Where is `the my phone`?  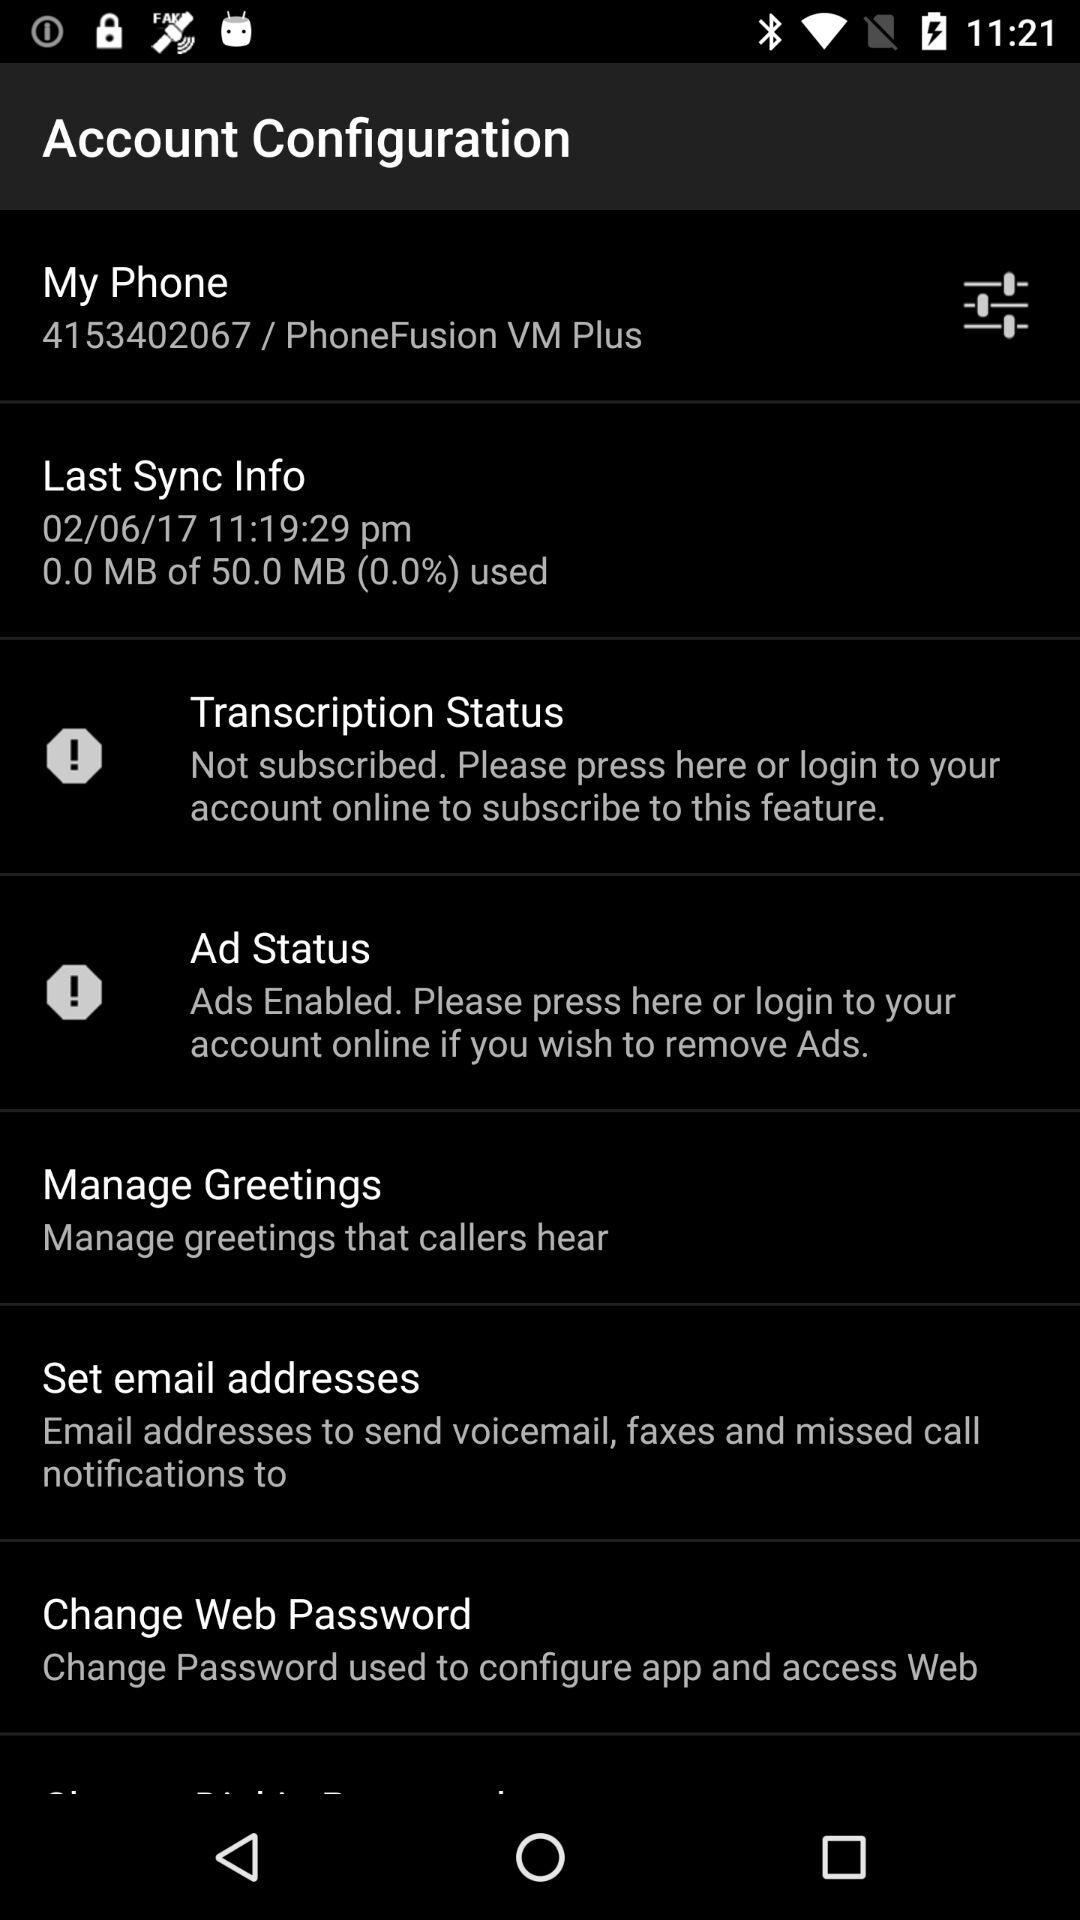
the my phone is located at coordinates (135, 279).